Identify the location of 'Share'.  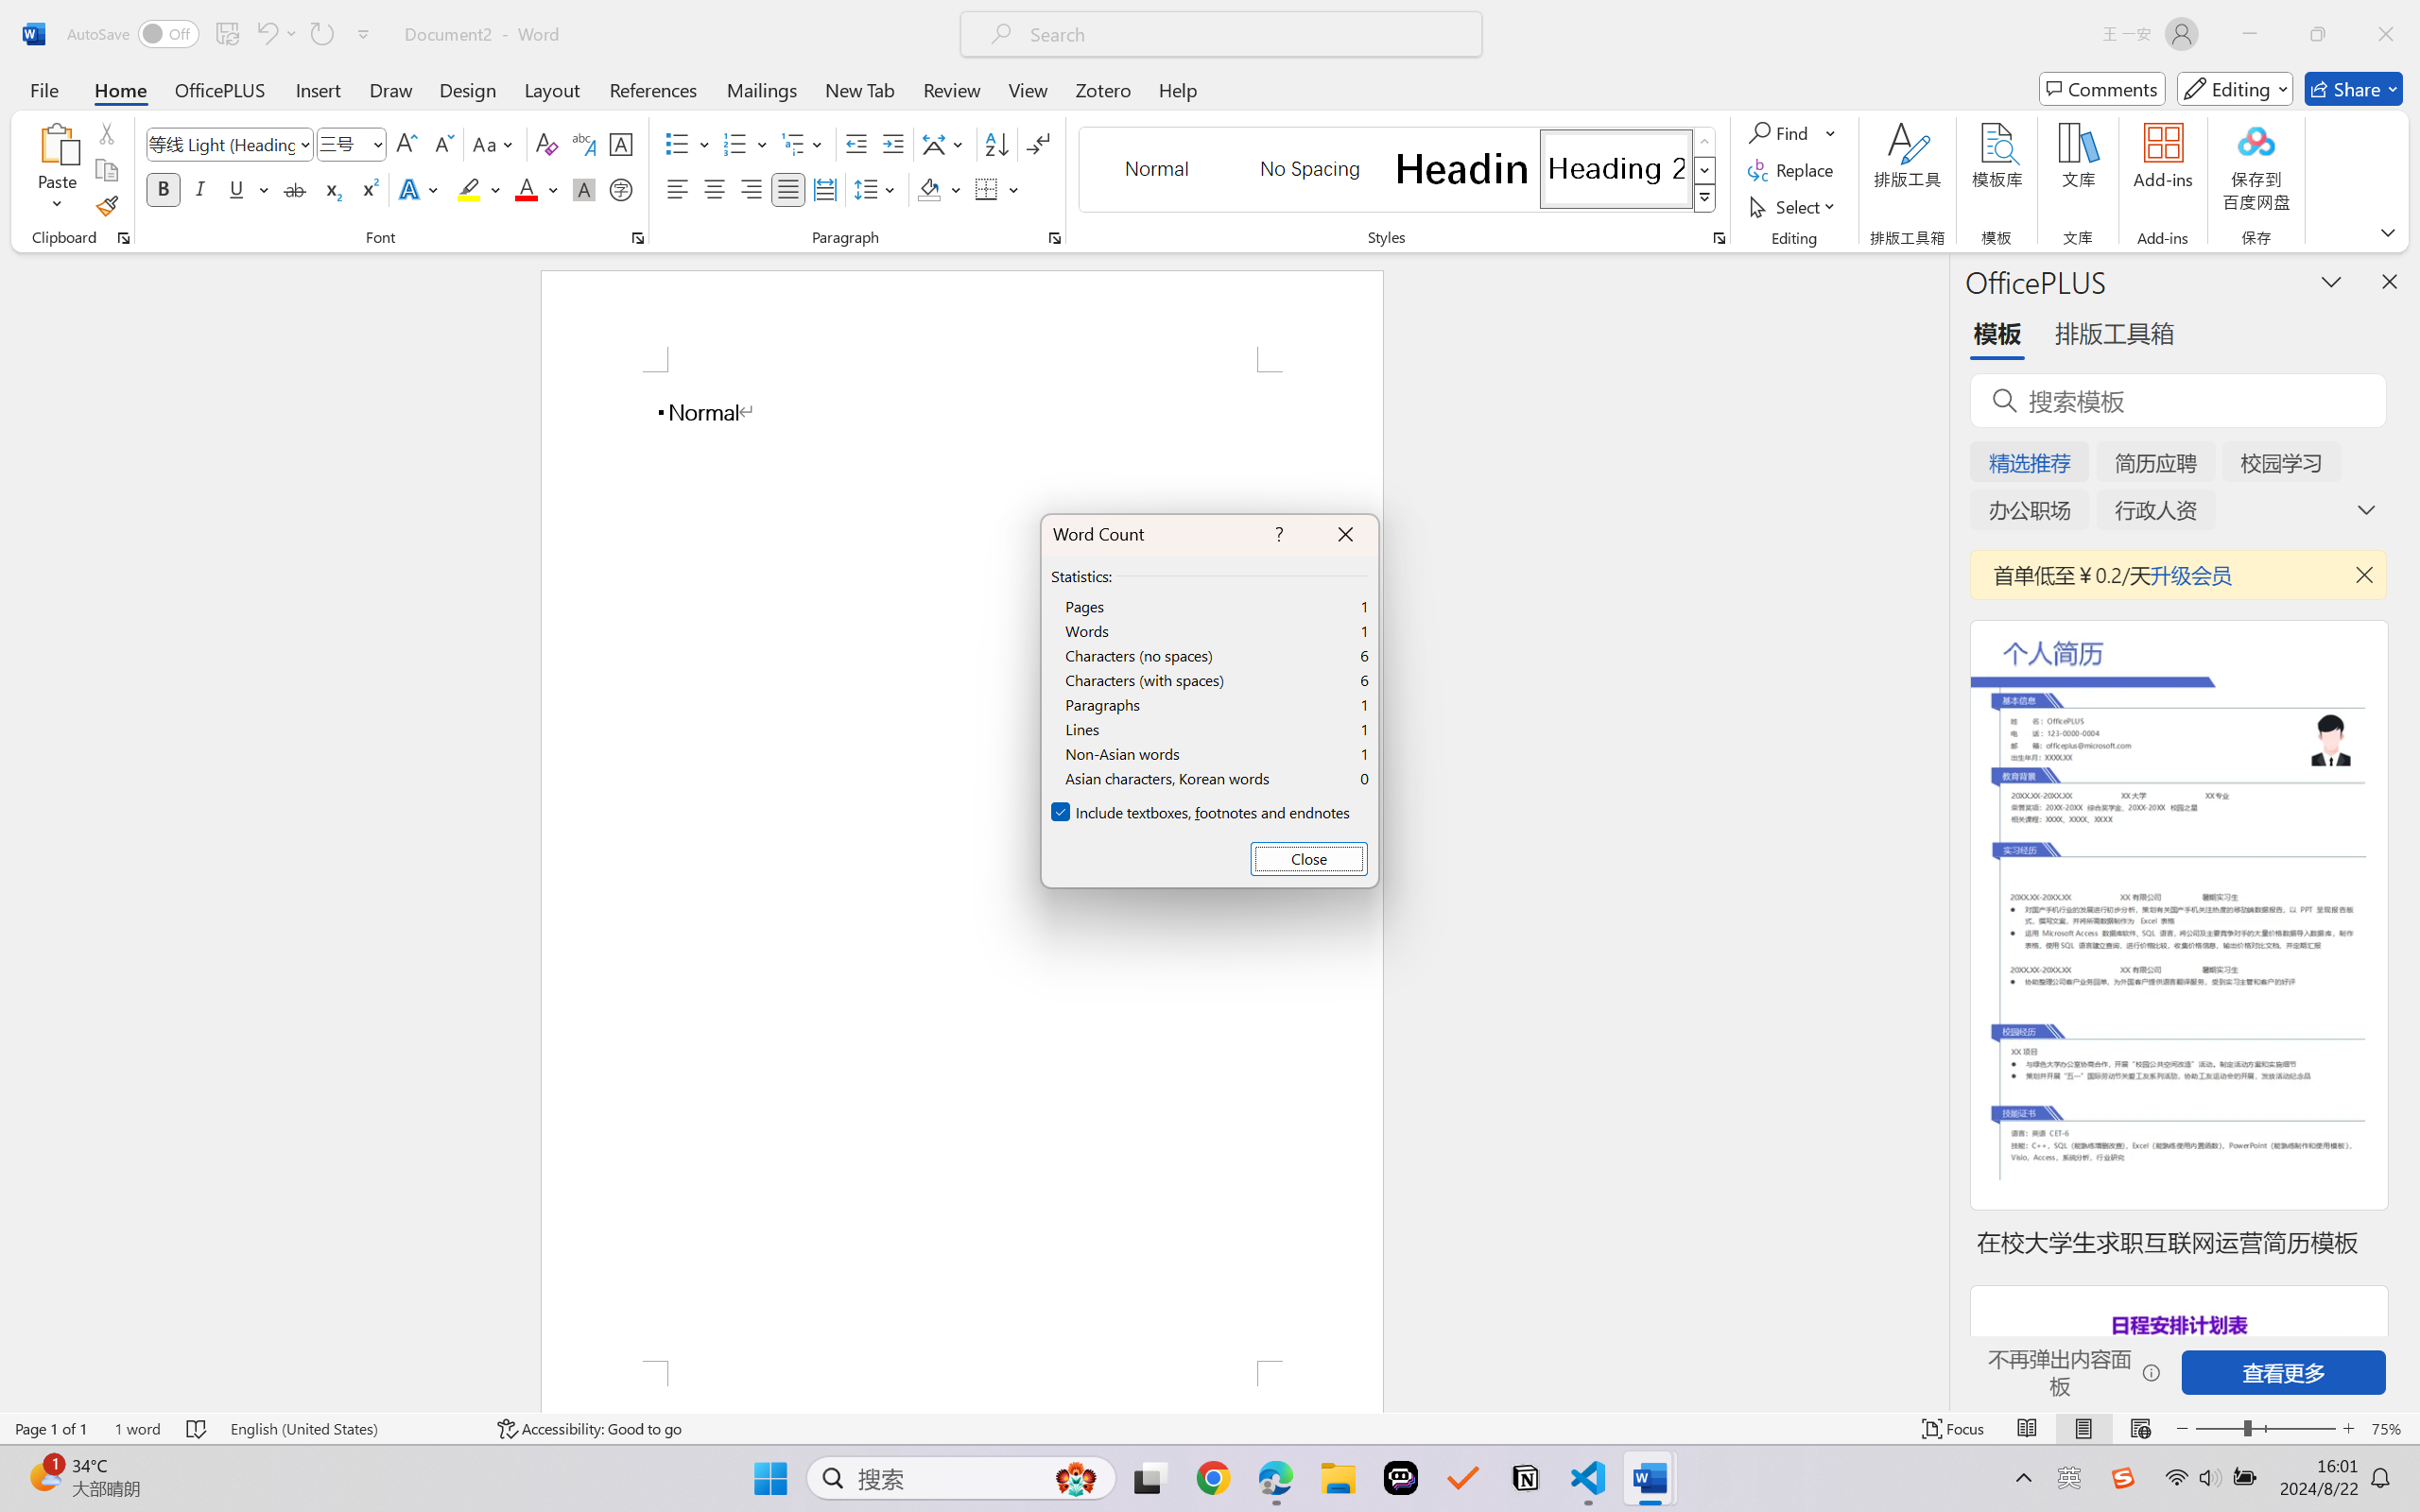
(2352, 88).